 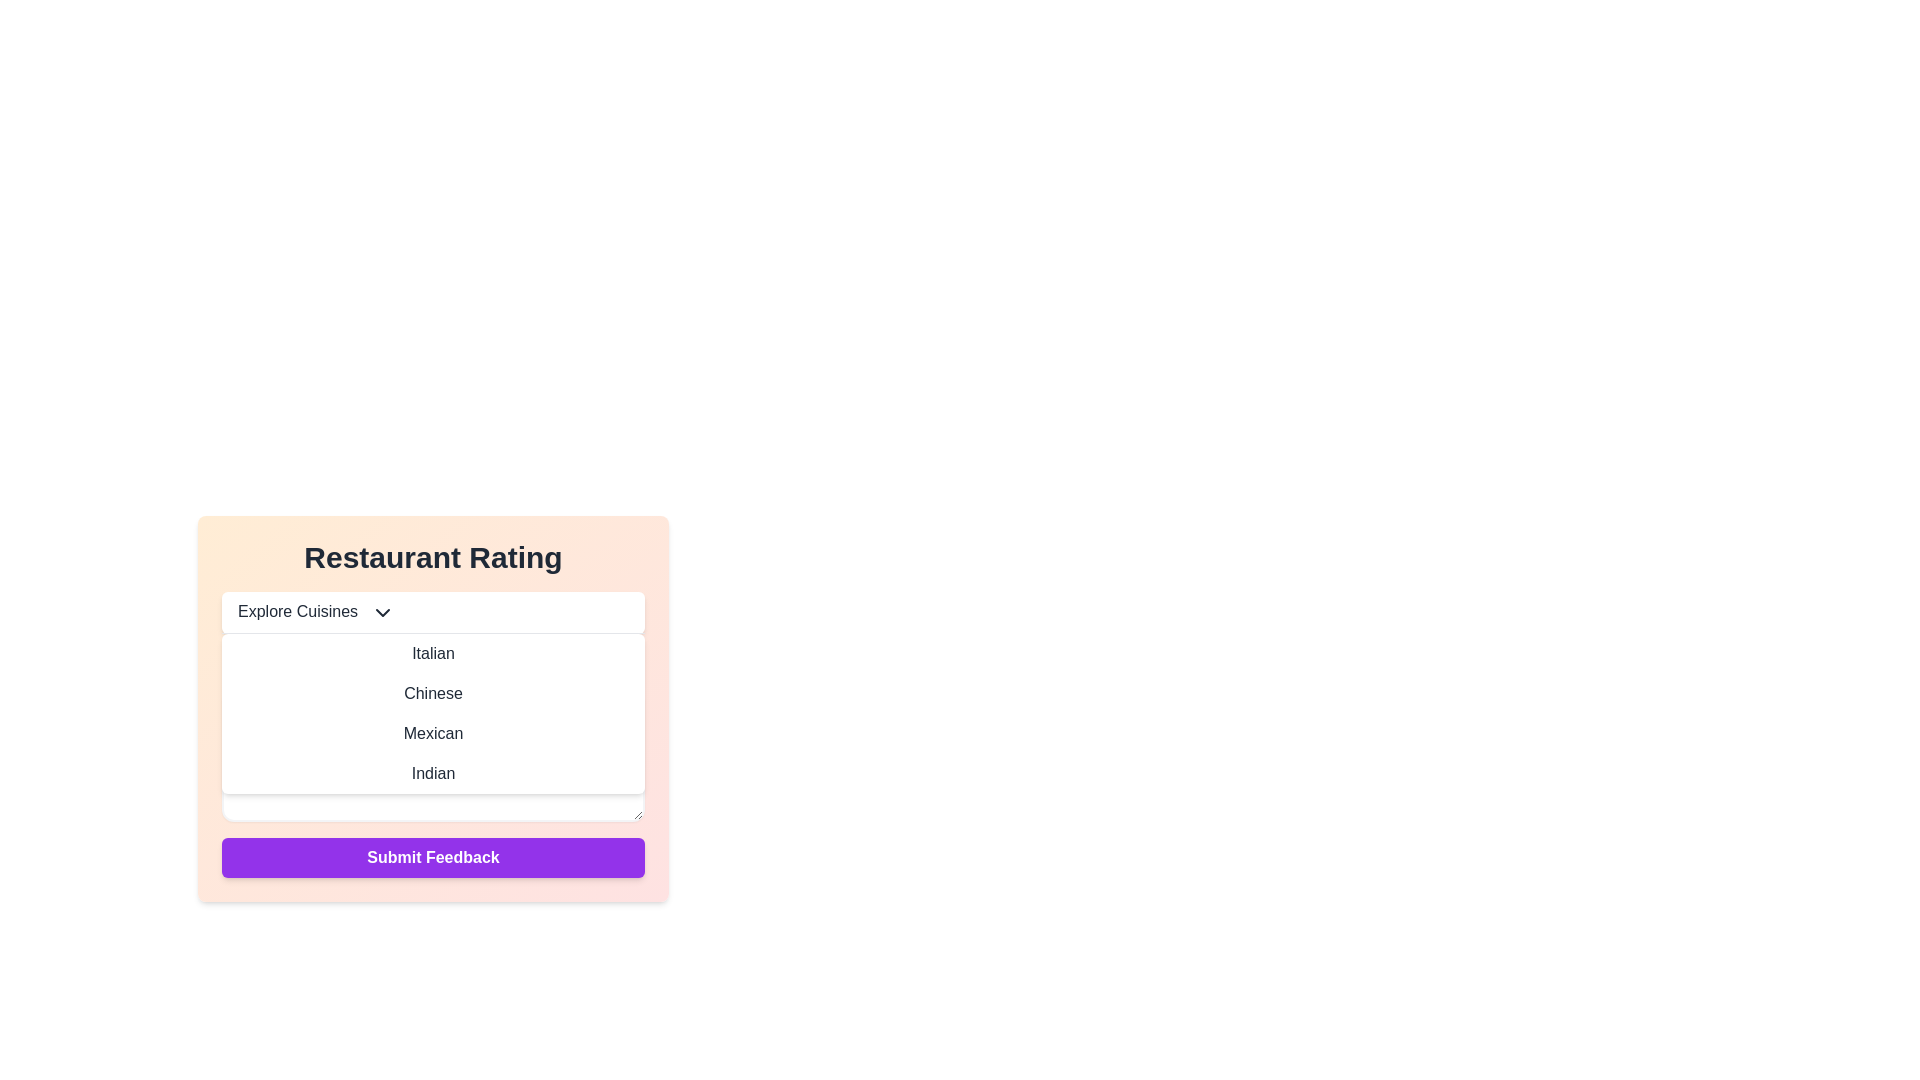 What do you see at coordinates (432, 558) in the screenshot?
I see `the static text header that indicates the context of the interface related to restaurant ratings, positioned above the 'Explore Cuisines' dropdown` at bounding box center [432, 558].